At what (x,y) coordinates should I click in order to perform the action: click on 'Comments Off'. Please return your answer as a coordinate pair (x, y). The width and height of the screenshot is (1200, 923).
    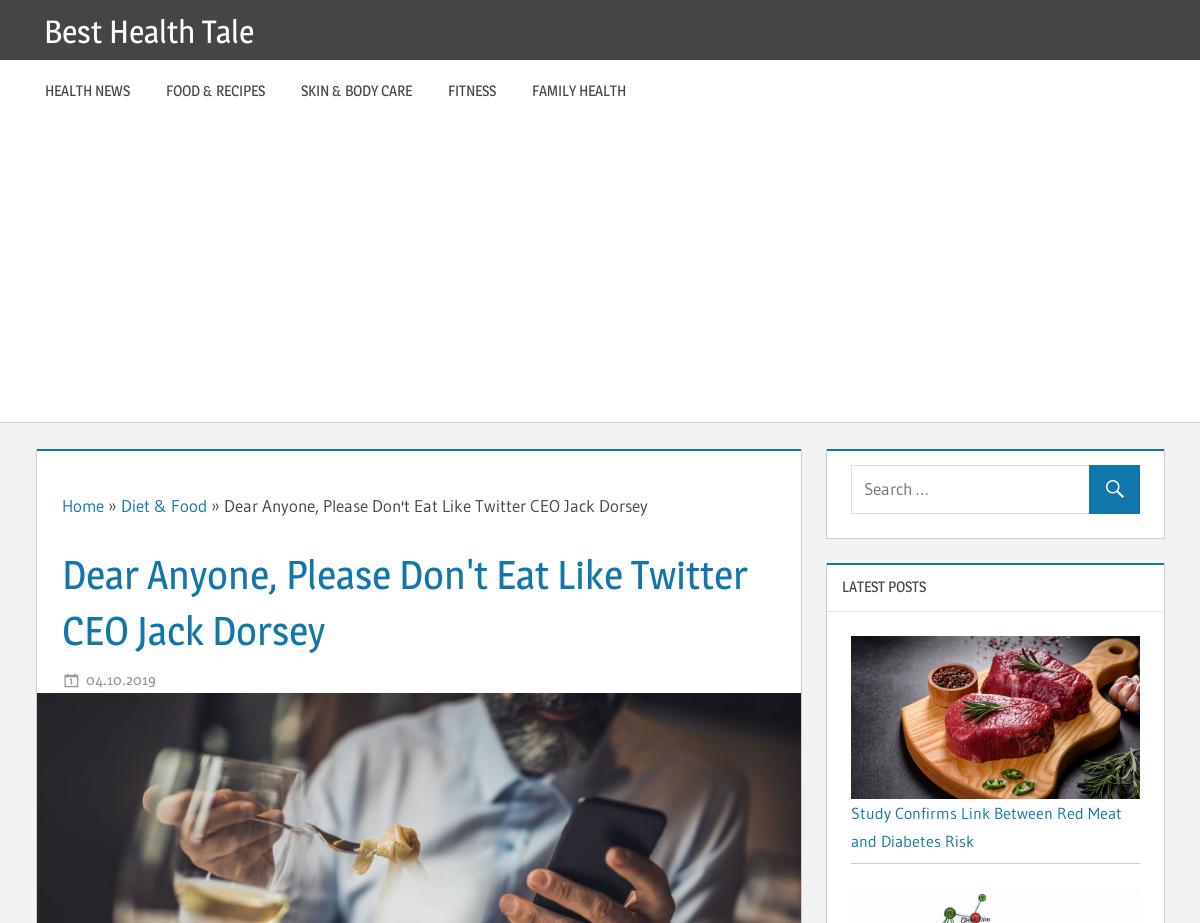
    Looking at the image, I should click on (251, 677).